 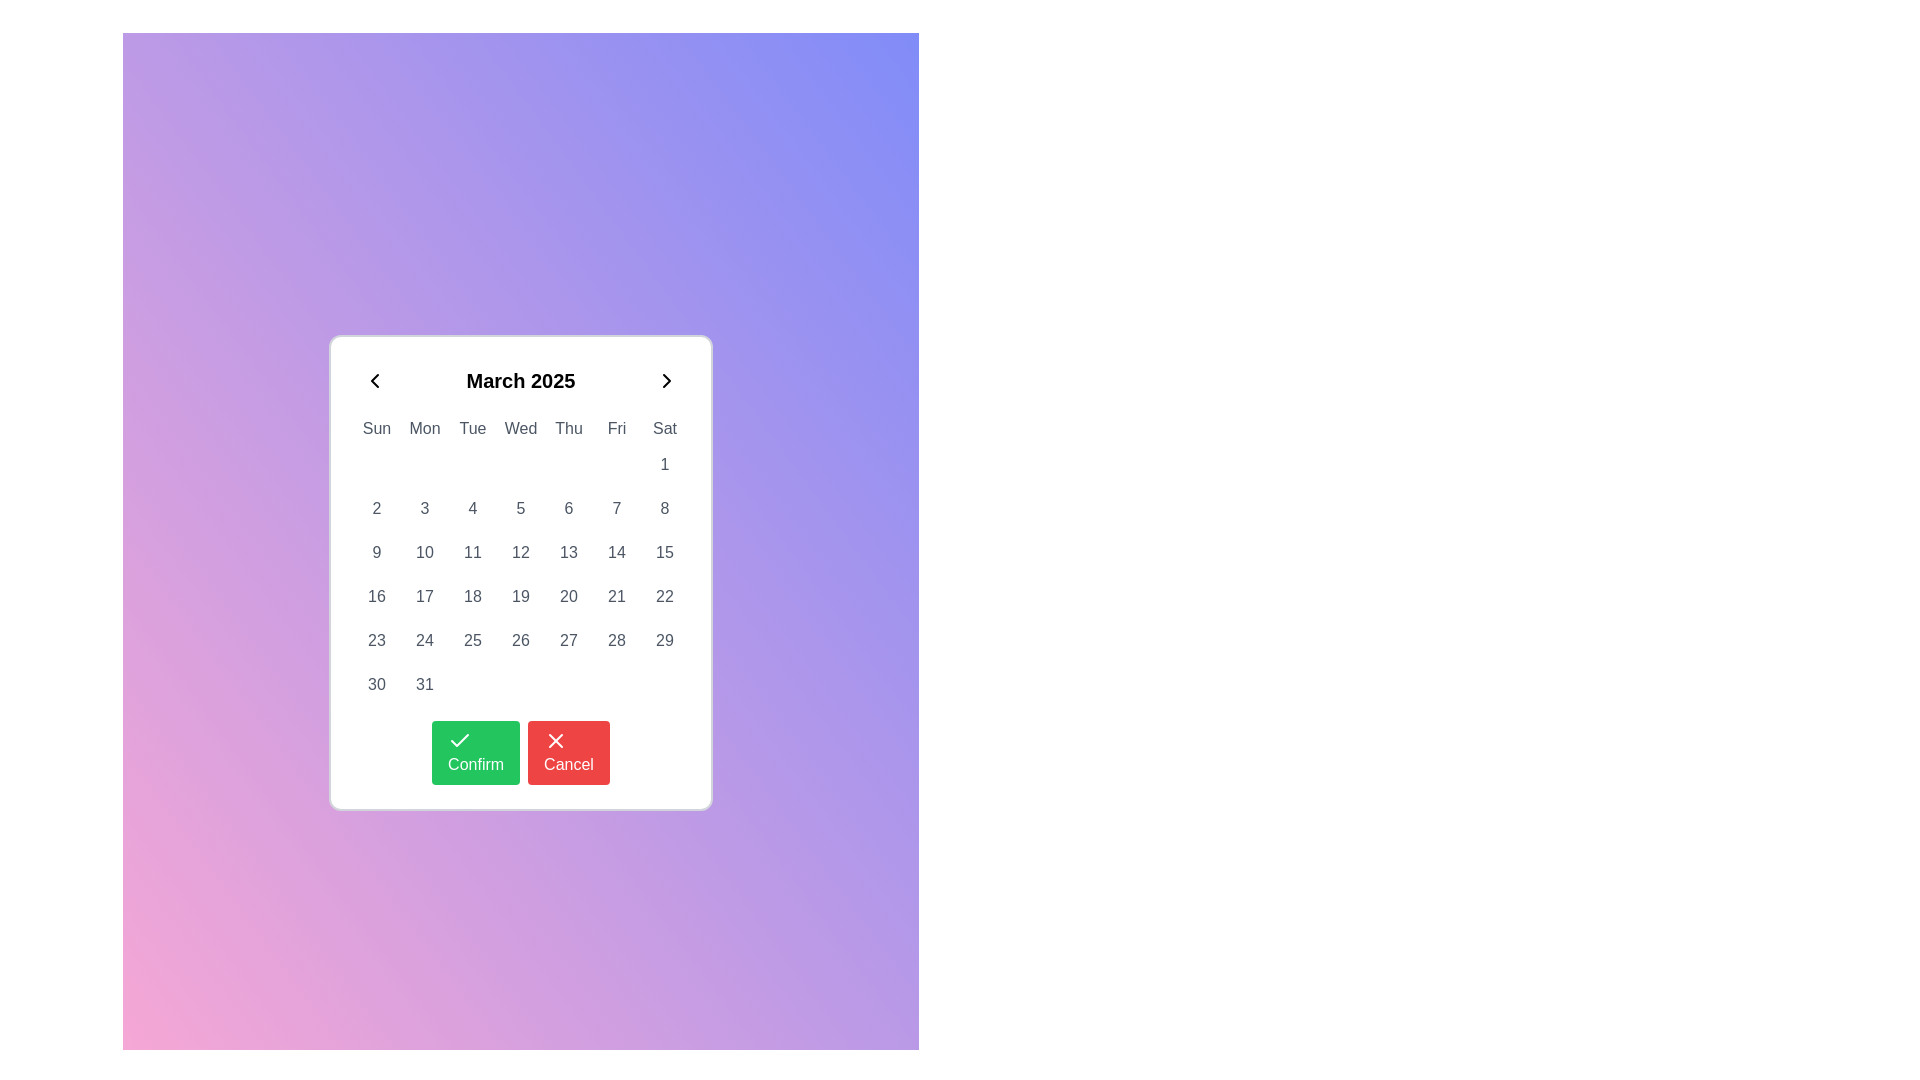 What do you see at coordinates (568, 465) in the screenshot?
I see `the calendar indicator located in the first week row under the 'Thu' day column, positioned centrally within its cell` at bounding box center [568, 465].